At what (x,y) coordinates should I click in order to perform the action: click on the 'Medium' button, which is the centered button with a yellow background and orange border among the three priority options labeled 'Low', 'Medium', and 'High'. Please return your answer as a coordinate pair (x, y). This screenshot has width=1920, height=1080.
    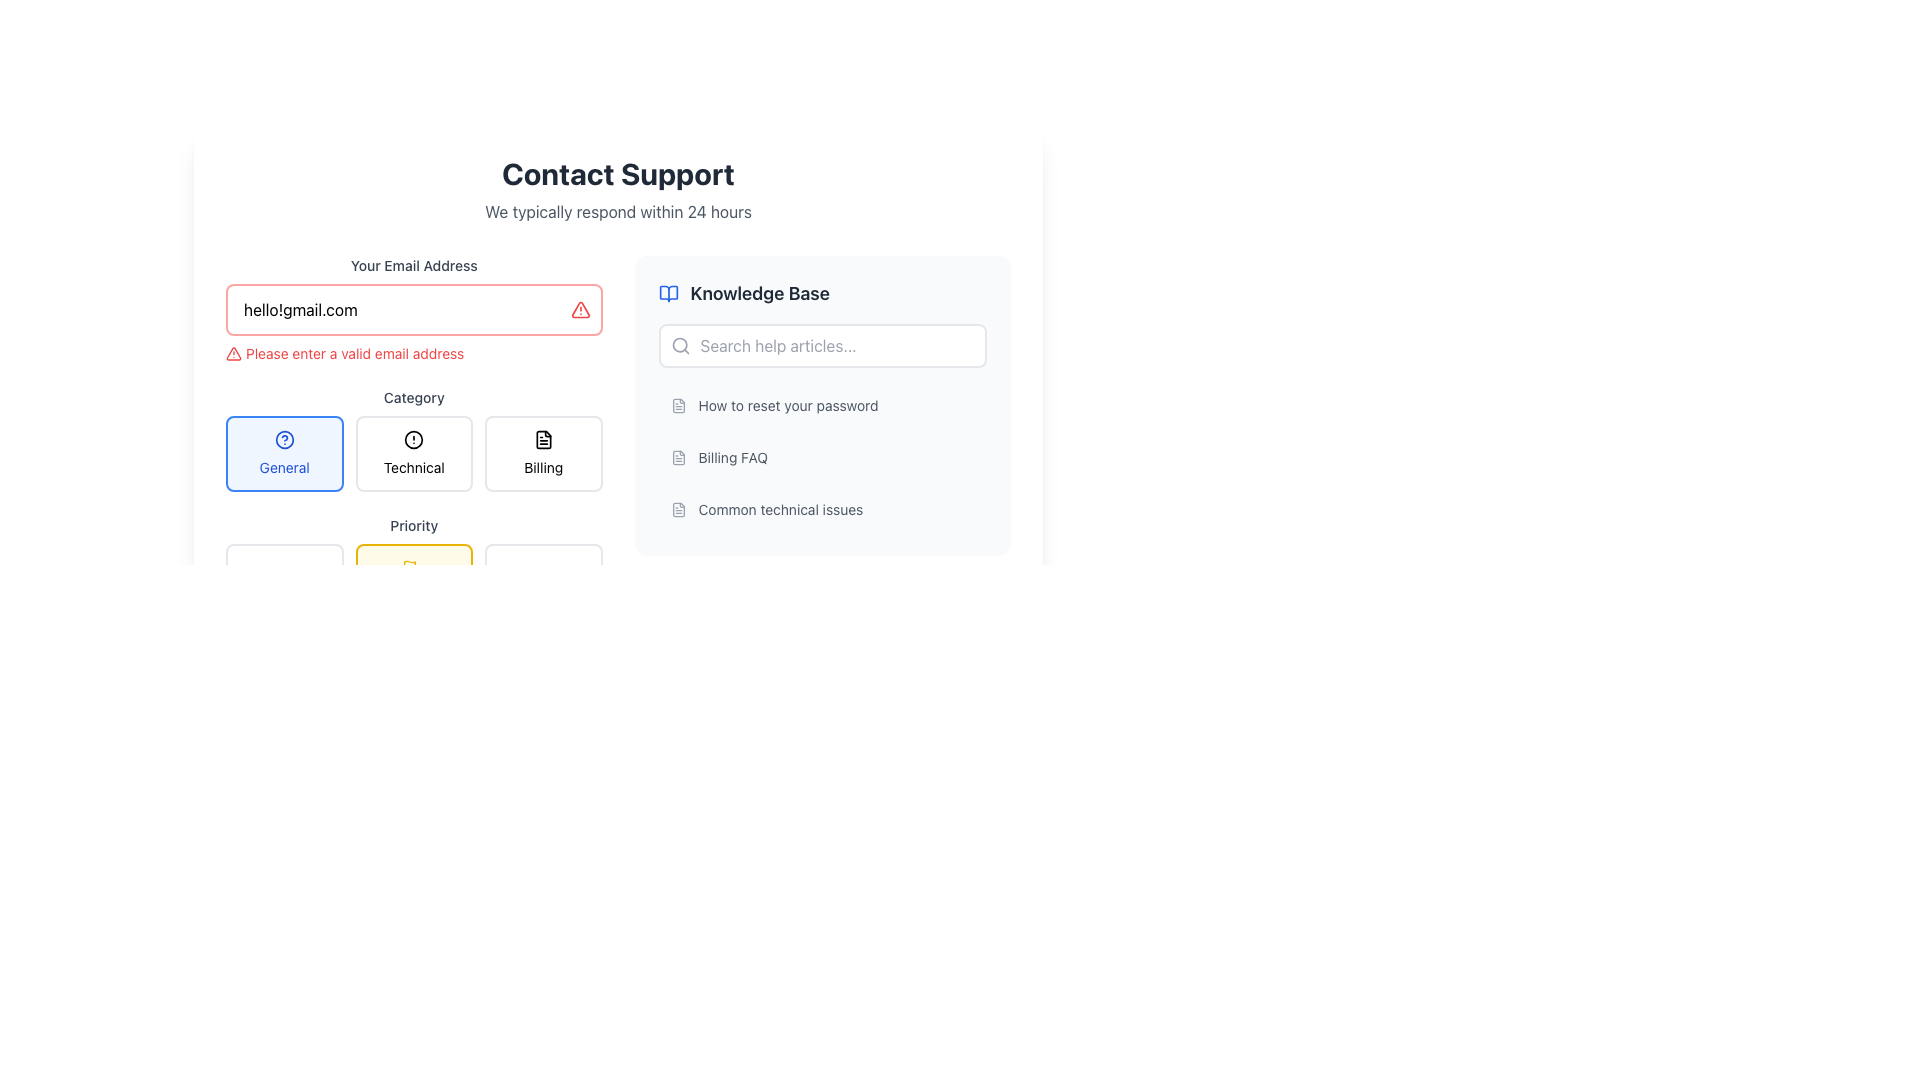
    Looking at the image, I should click on (413, 578).